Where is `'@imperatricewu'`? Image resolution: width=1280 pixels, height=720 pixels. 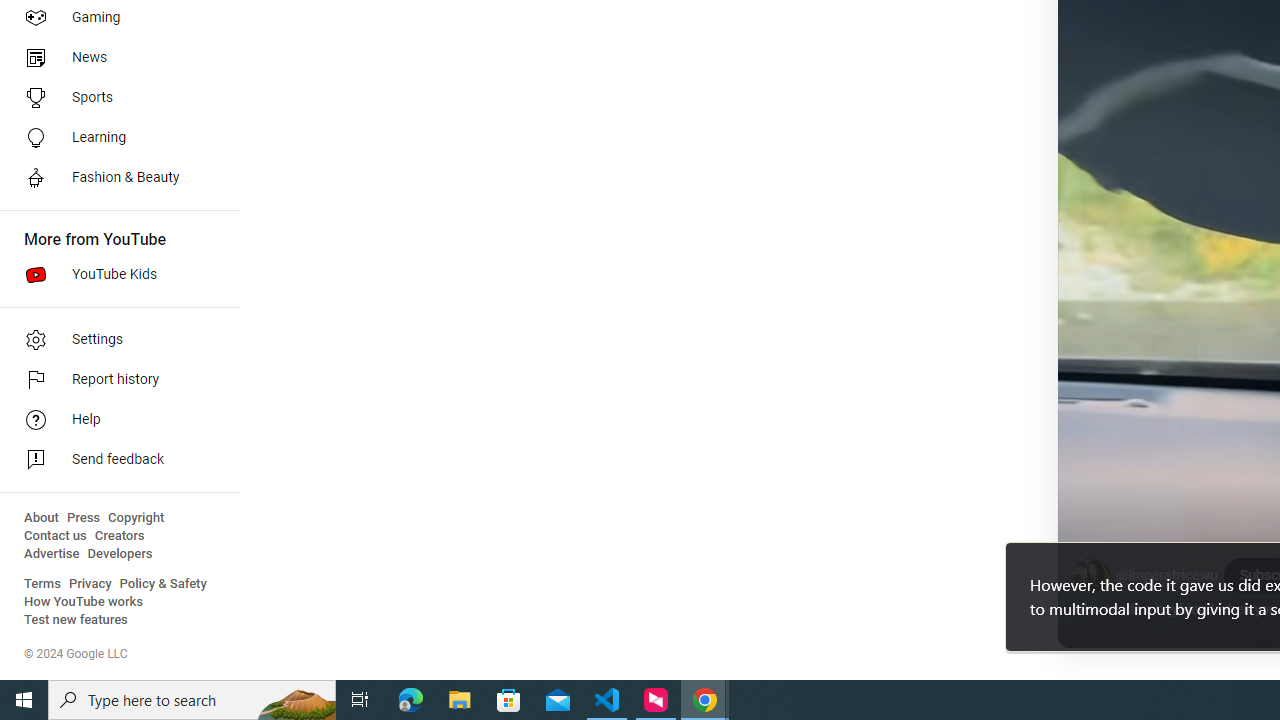 '@imperatricewu' is located at coordinates (1167, 576).